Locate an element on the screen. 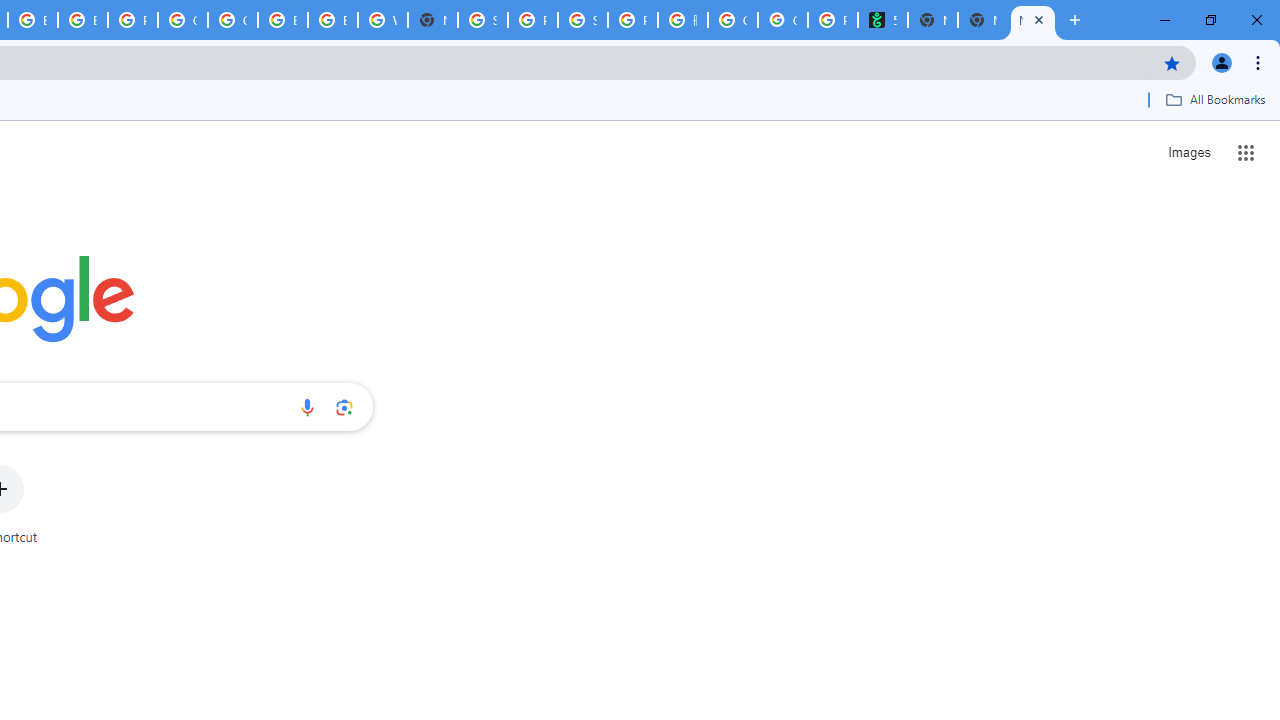 The image size is (1280, 720). 'Search by voice' is located at coordinates (306, 406).